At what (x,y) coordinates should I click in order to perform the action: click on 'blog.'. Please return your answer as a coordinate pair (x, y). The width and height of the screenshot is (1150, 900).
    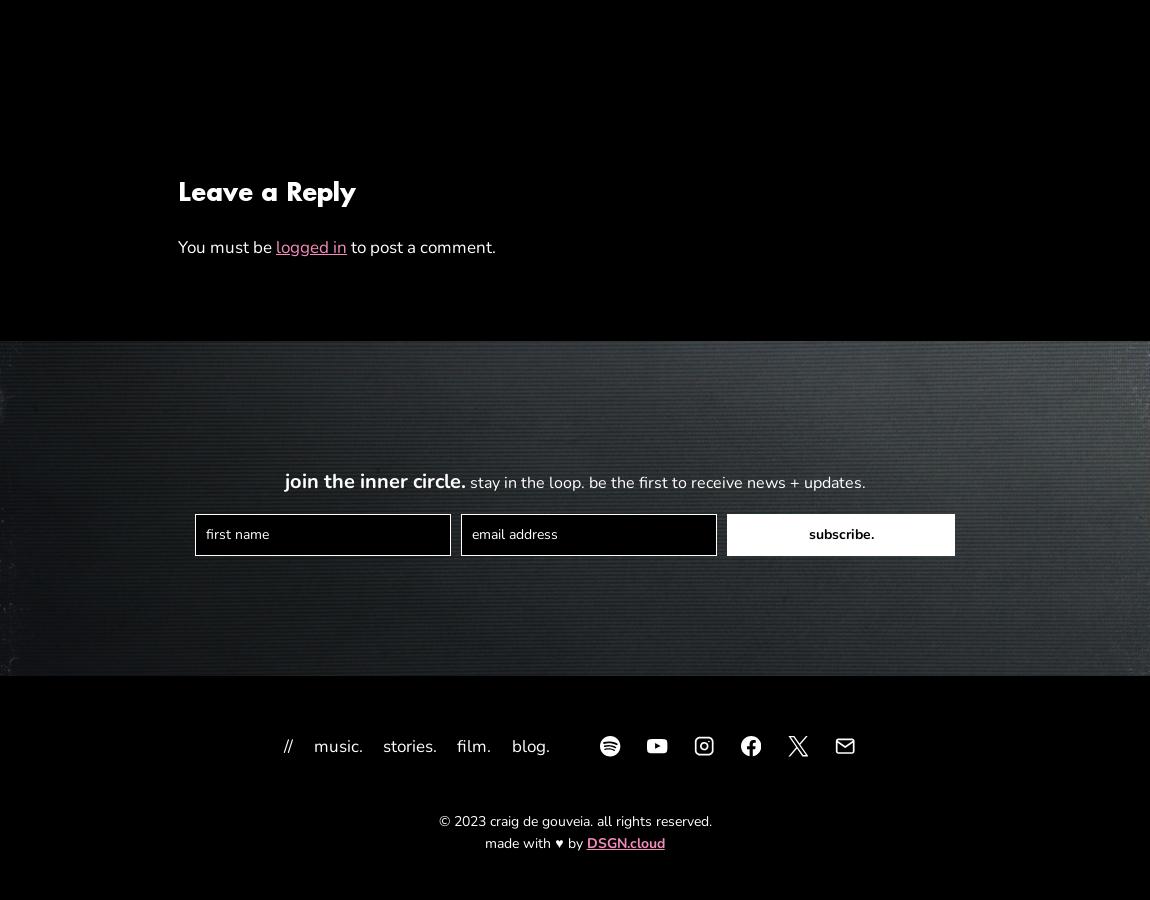
    Looking at the image, I should click on (530, 745).